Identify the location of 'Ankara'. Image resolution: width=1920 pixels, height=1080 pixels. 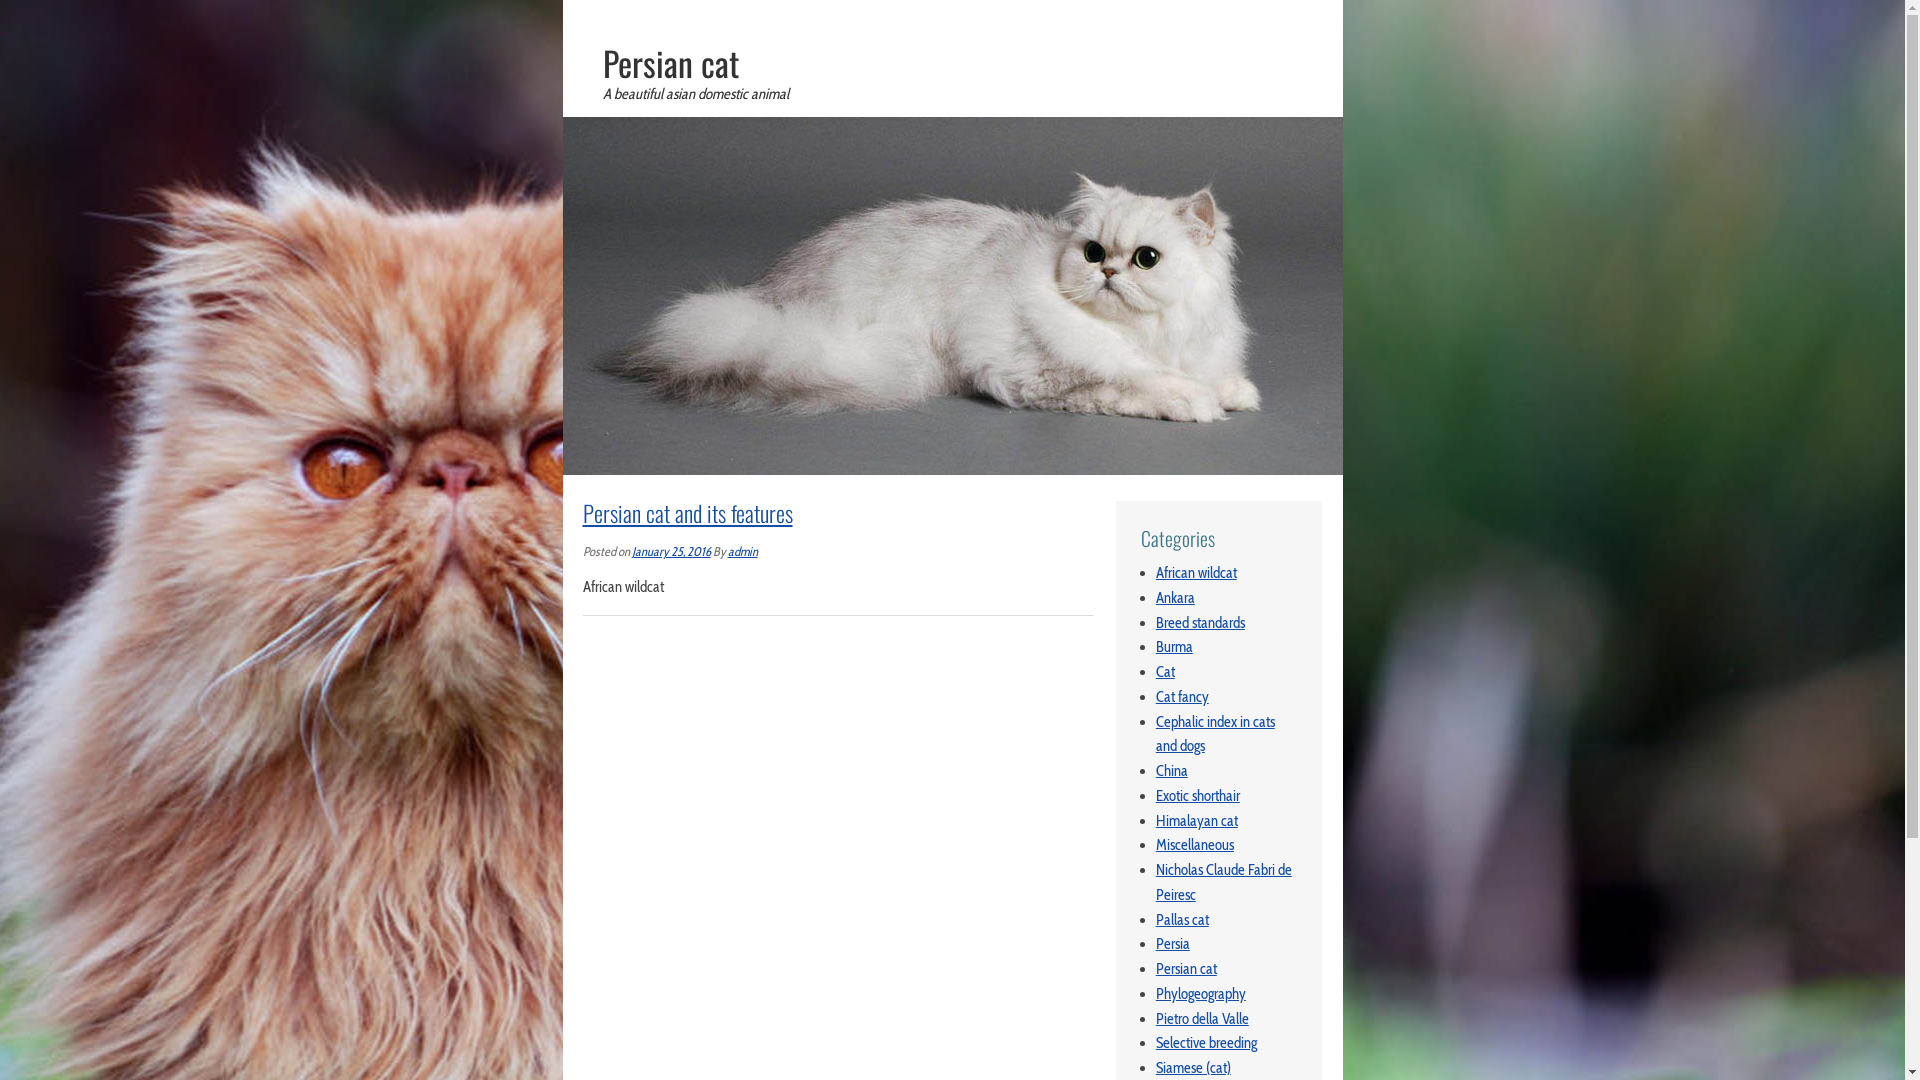
(1156, 596).